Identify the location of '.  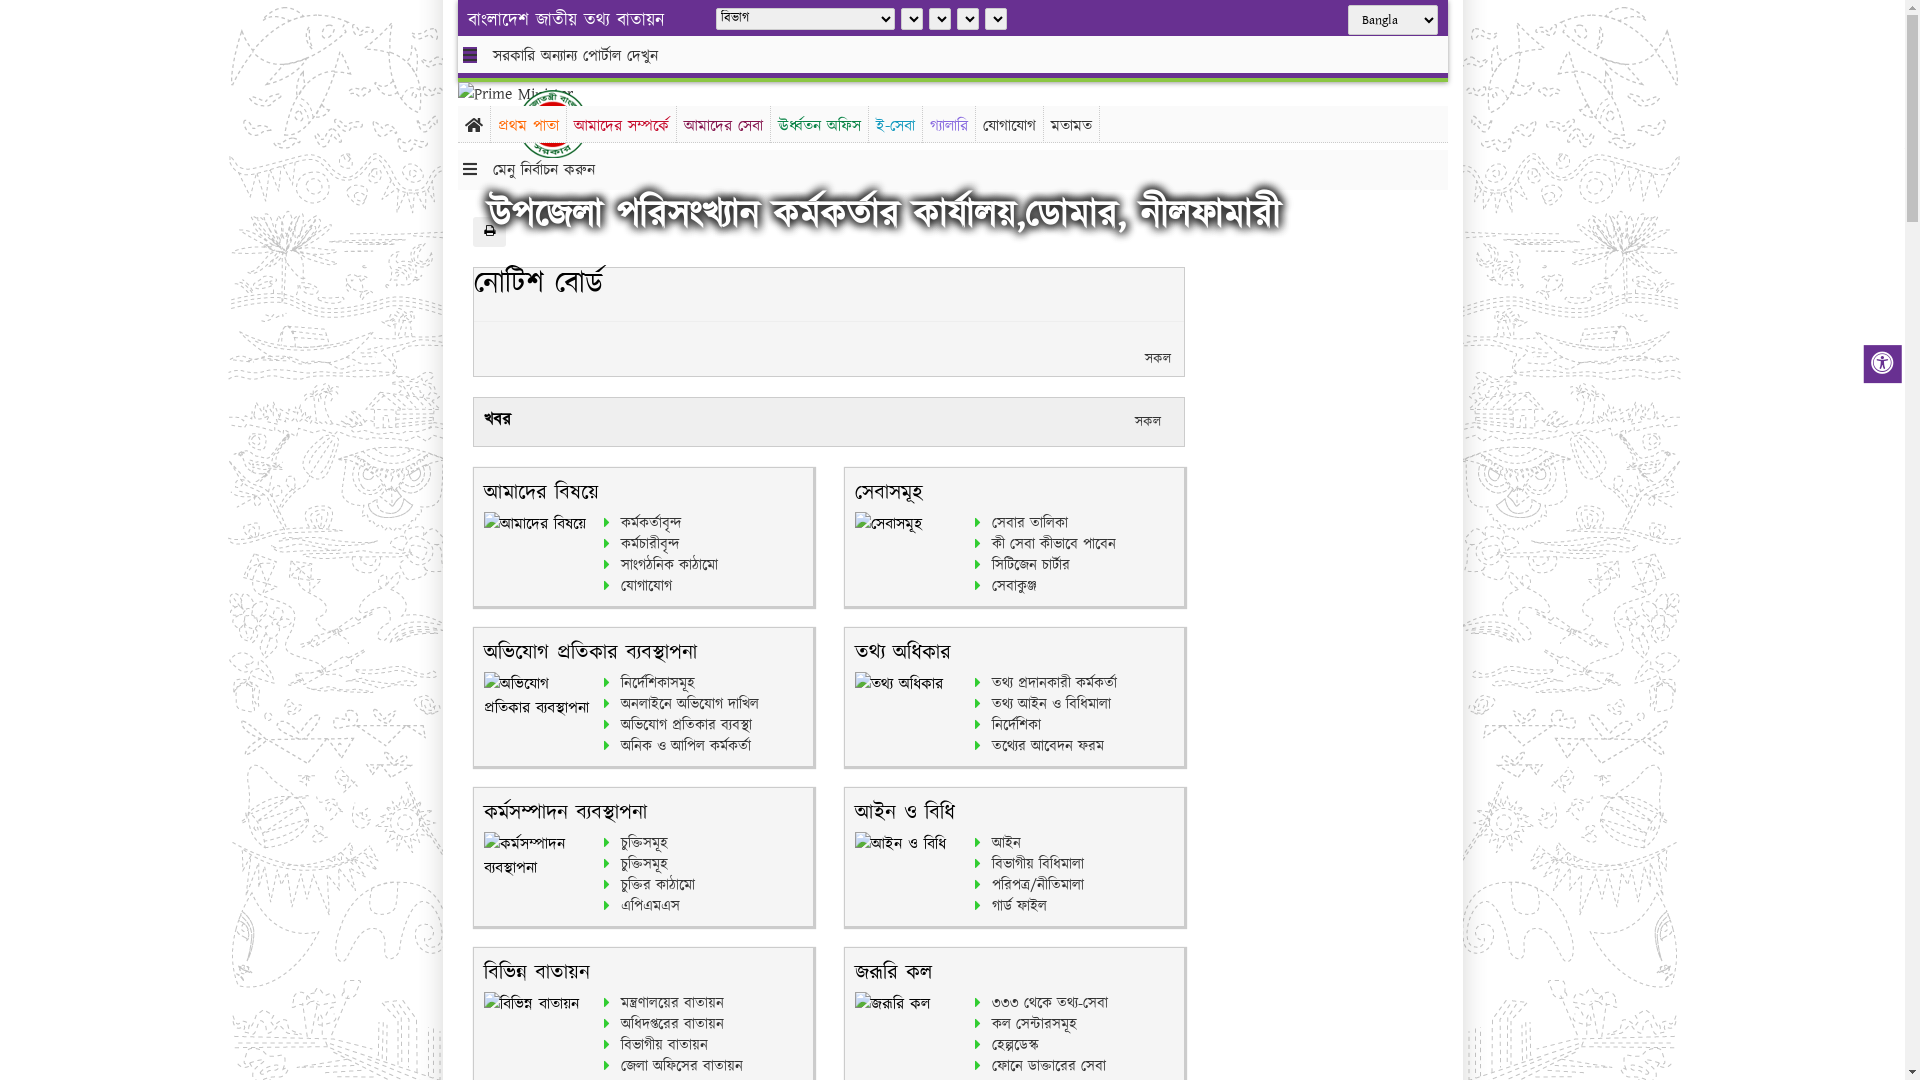
(567, 123).